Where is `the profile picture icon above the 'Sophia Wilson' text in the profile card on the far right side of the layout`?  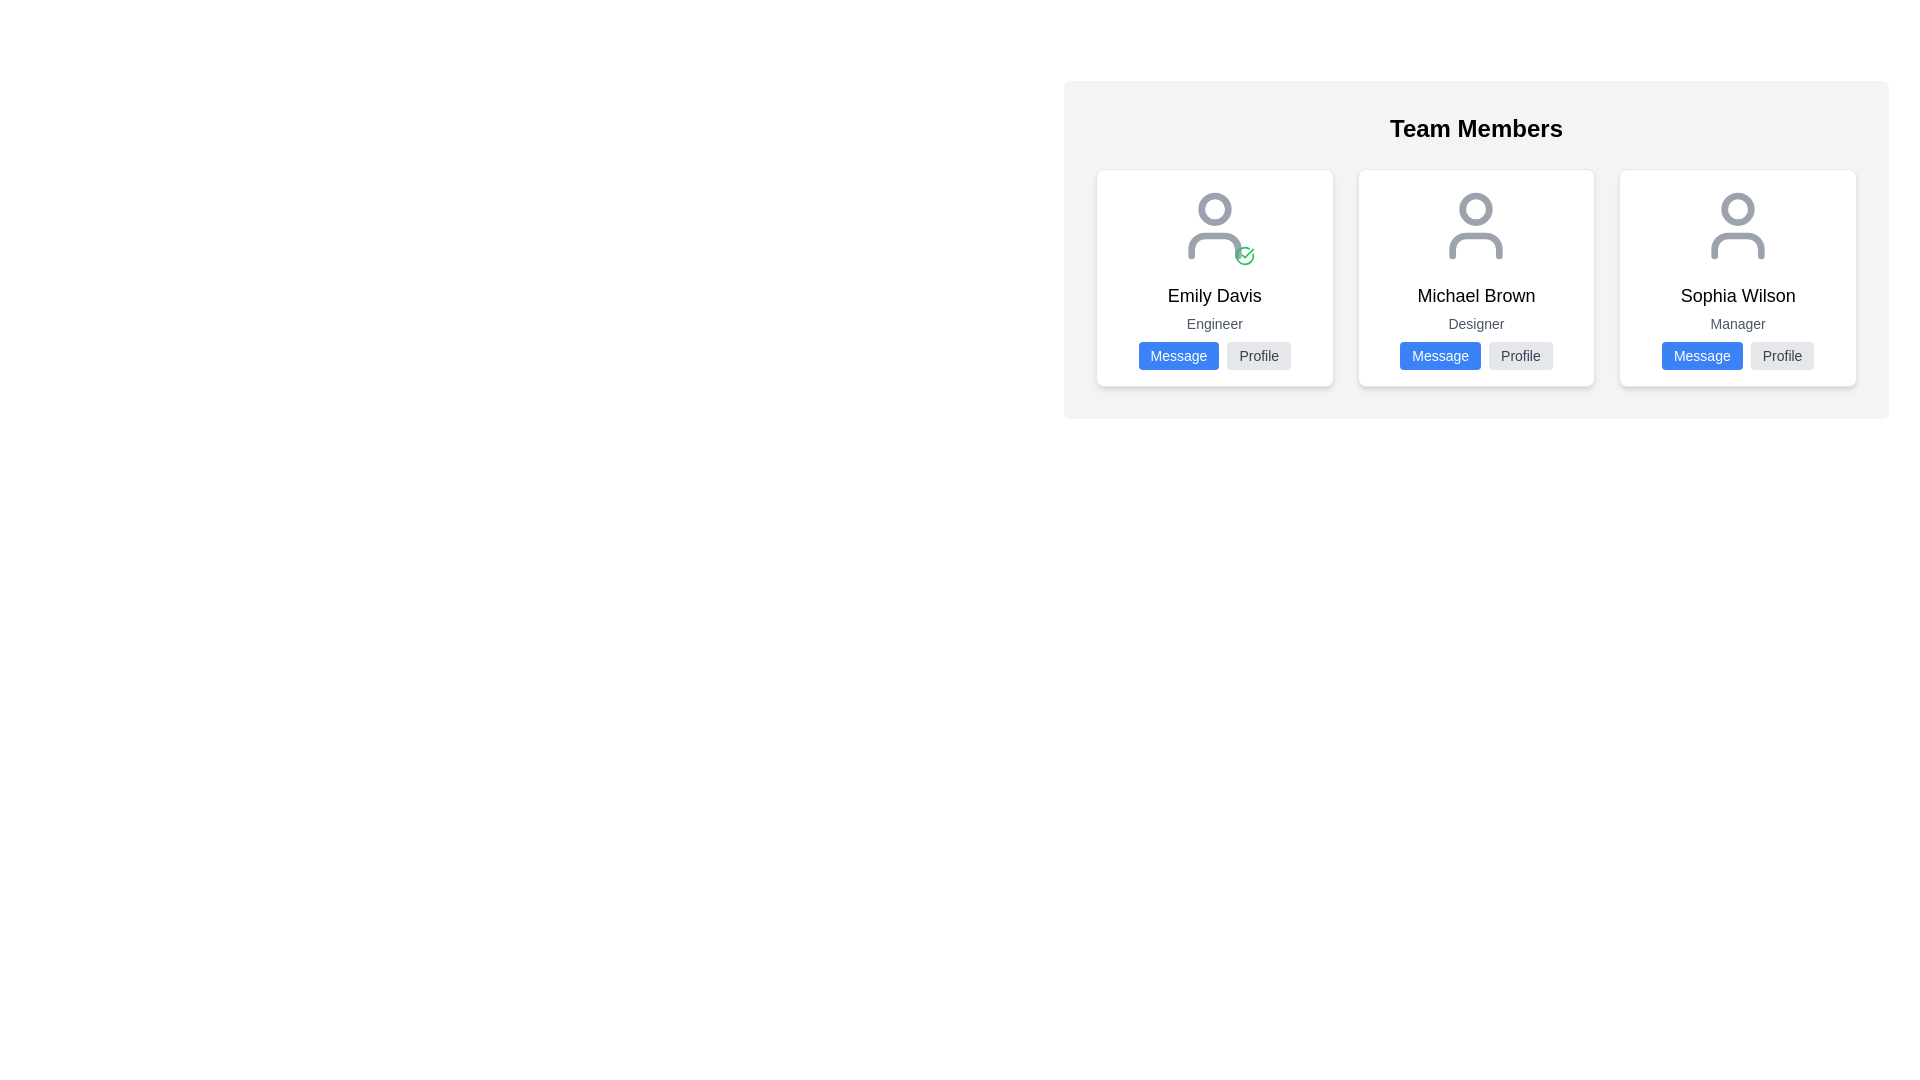 the profile picture icon above the 'Sophia Wilson' text in the profile card on the far right side of the layout is located at coordinates (1737, 209).